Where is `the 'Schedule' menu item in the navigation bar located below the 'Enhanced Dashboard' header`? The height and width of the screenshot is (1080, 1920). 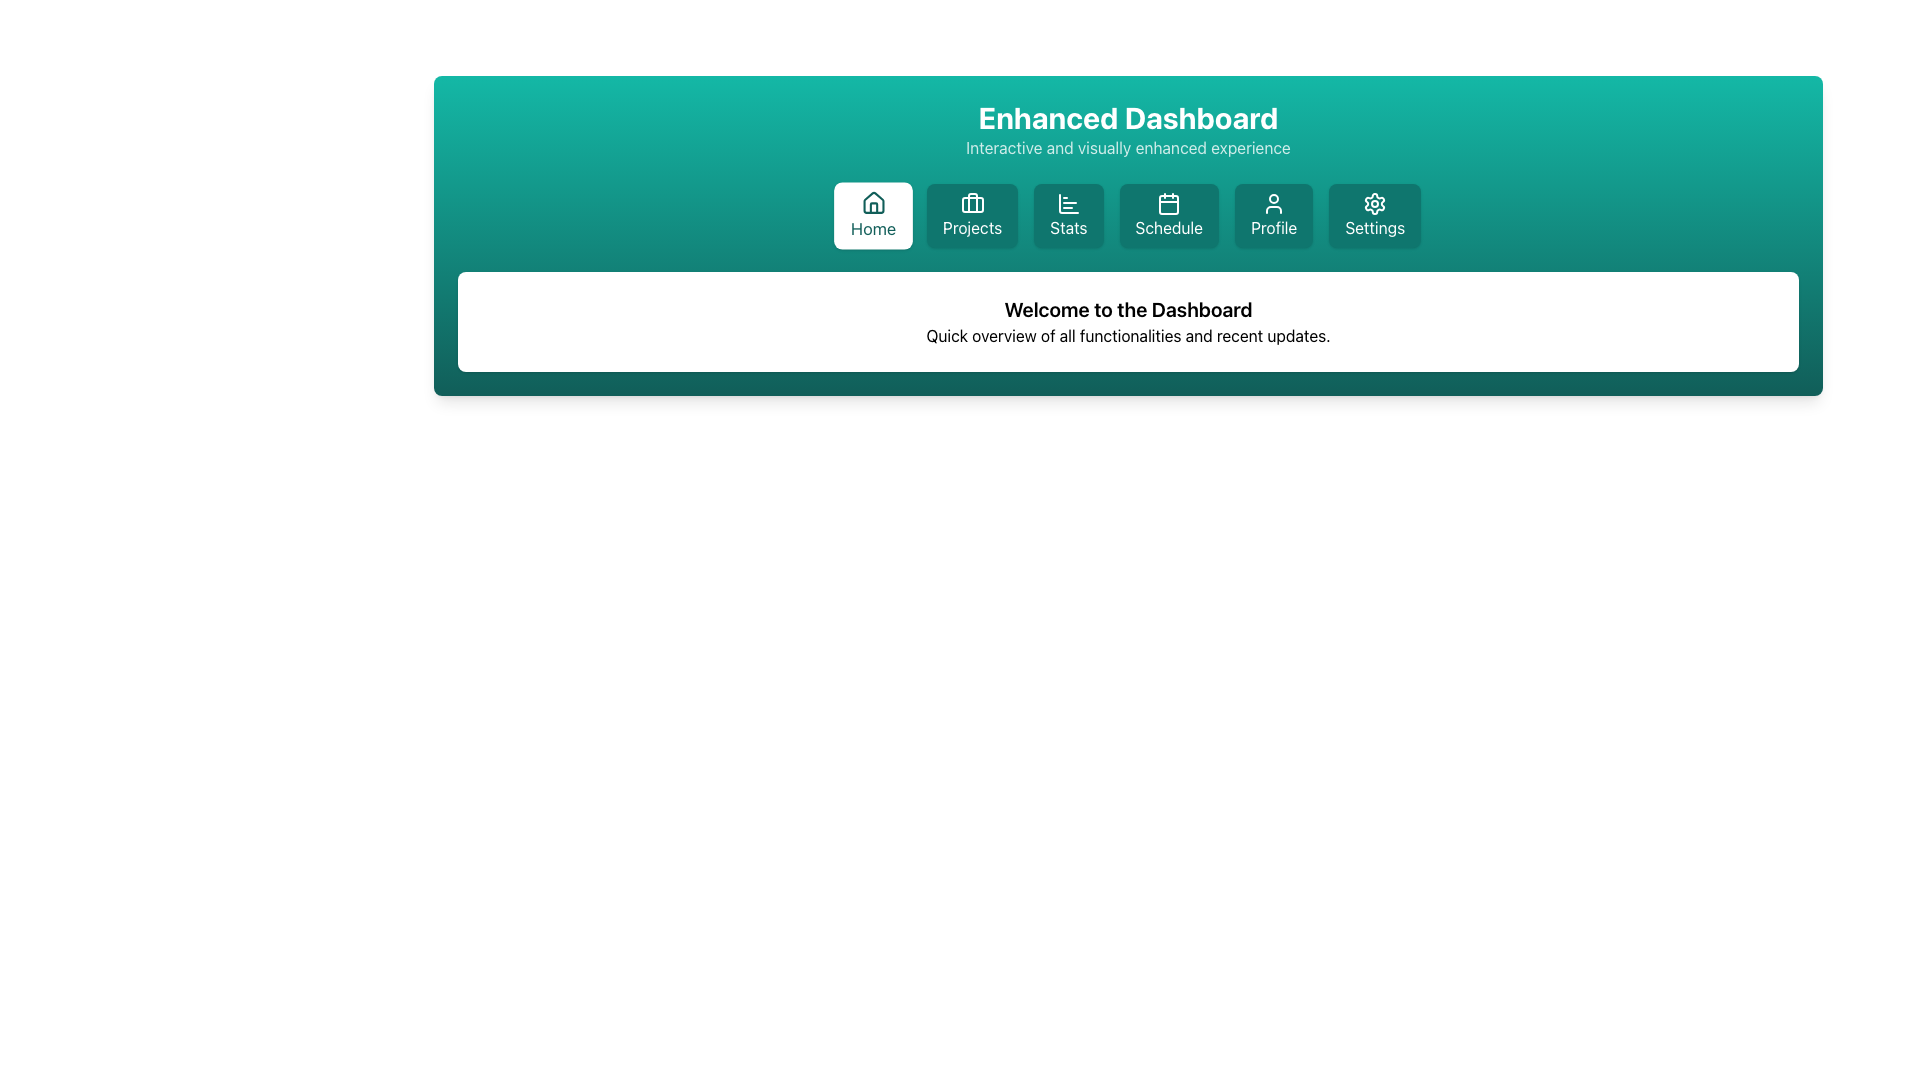 the 'Schedule' menu item in the navigation bar located below the 'Enhanced Dashboard' header is located at coordinates (1128, 216).